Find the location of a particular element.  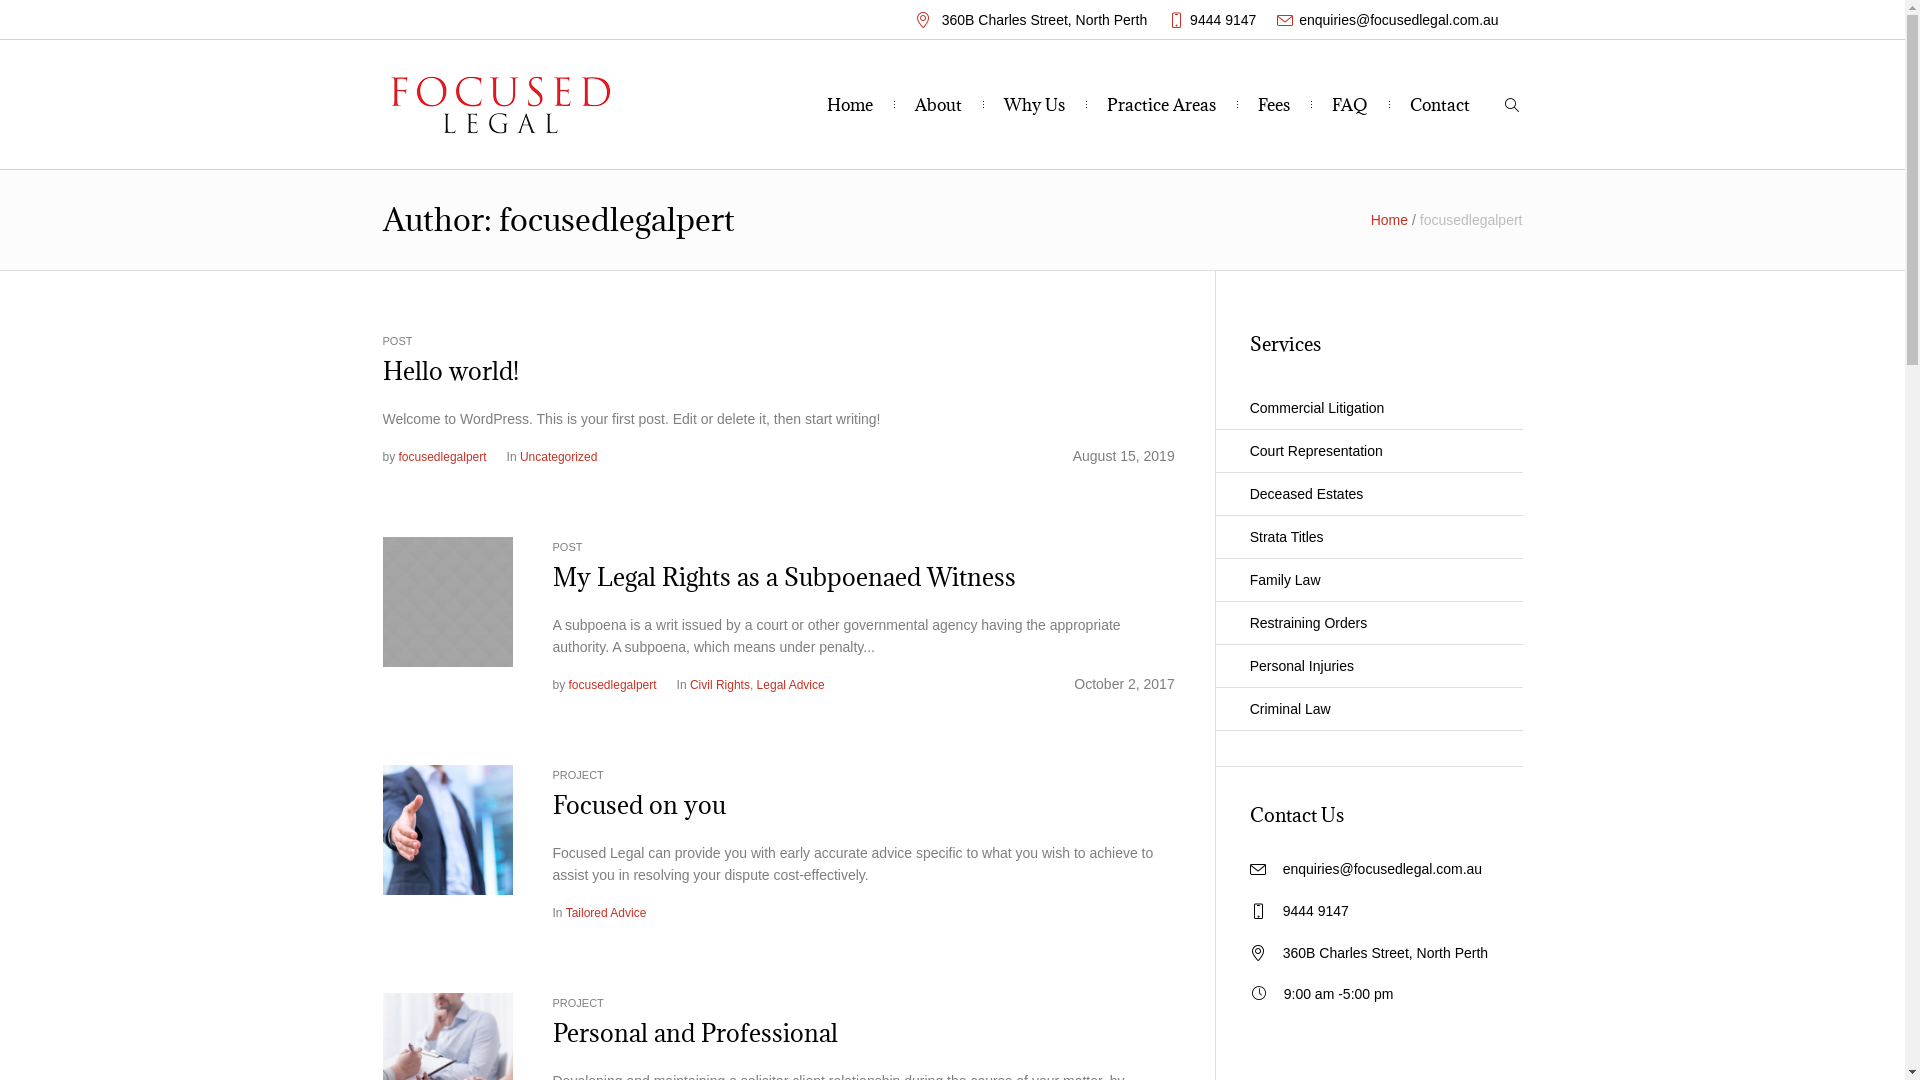

'Strata Titles' is located at coordinates (1367, 536).